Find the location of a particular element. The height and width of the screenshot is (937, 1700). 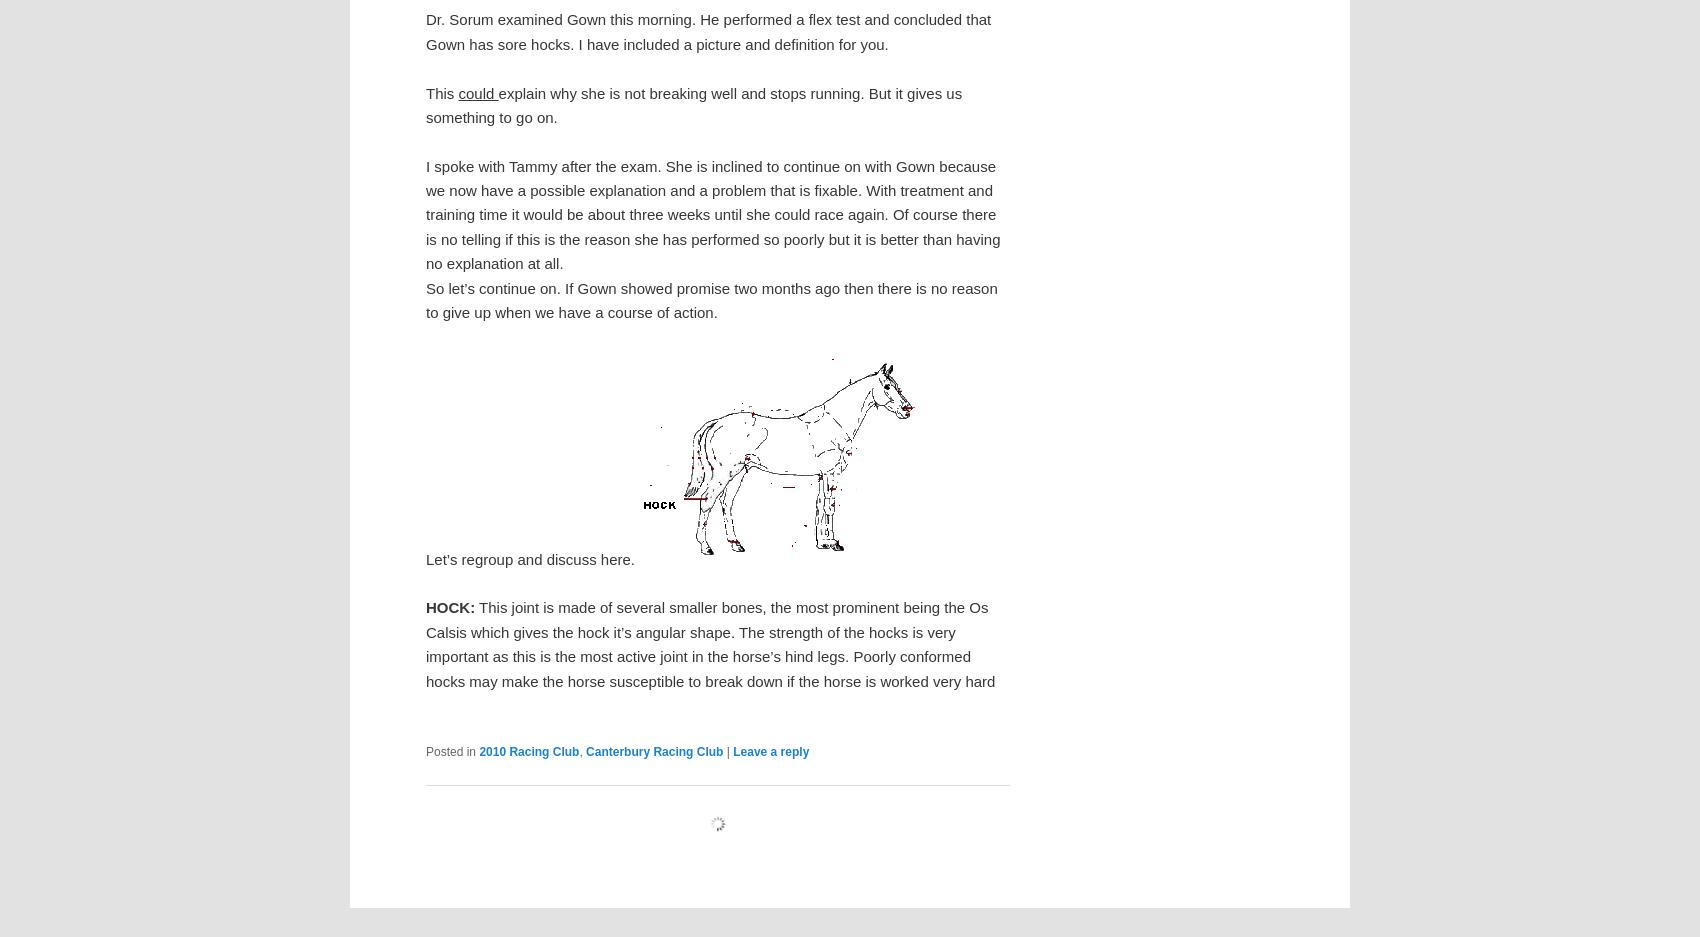

'explain why she is not breaking well and stops running. But it gives us something to go on.' is located at coordinates (693, 103).